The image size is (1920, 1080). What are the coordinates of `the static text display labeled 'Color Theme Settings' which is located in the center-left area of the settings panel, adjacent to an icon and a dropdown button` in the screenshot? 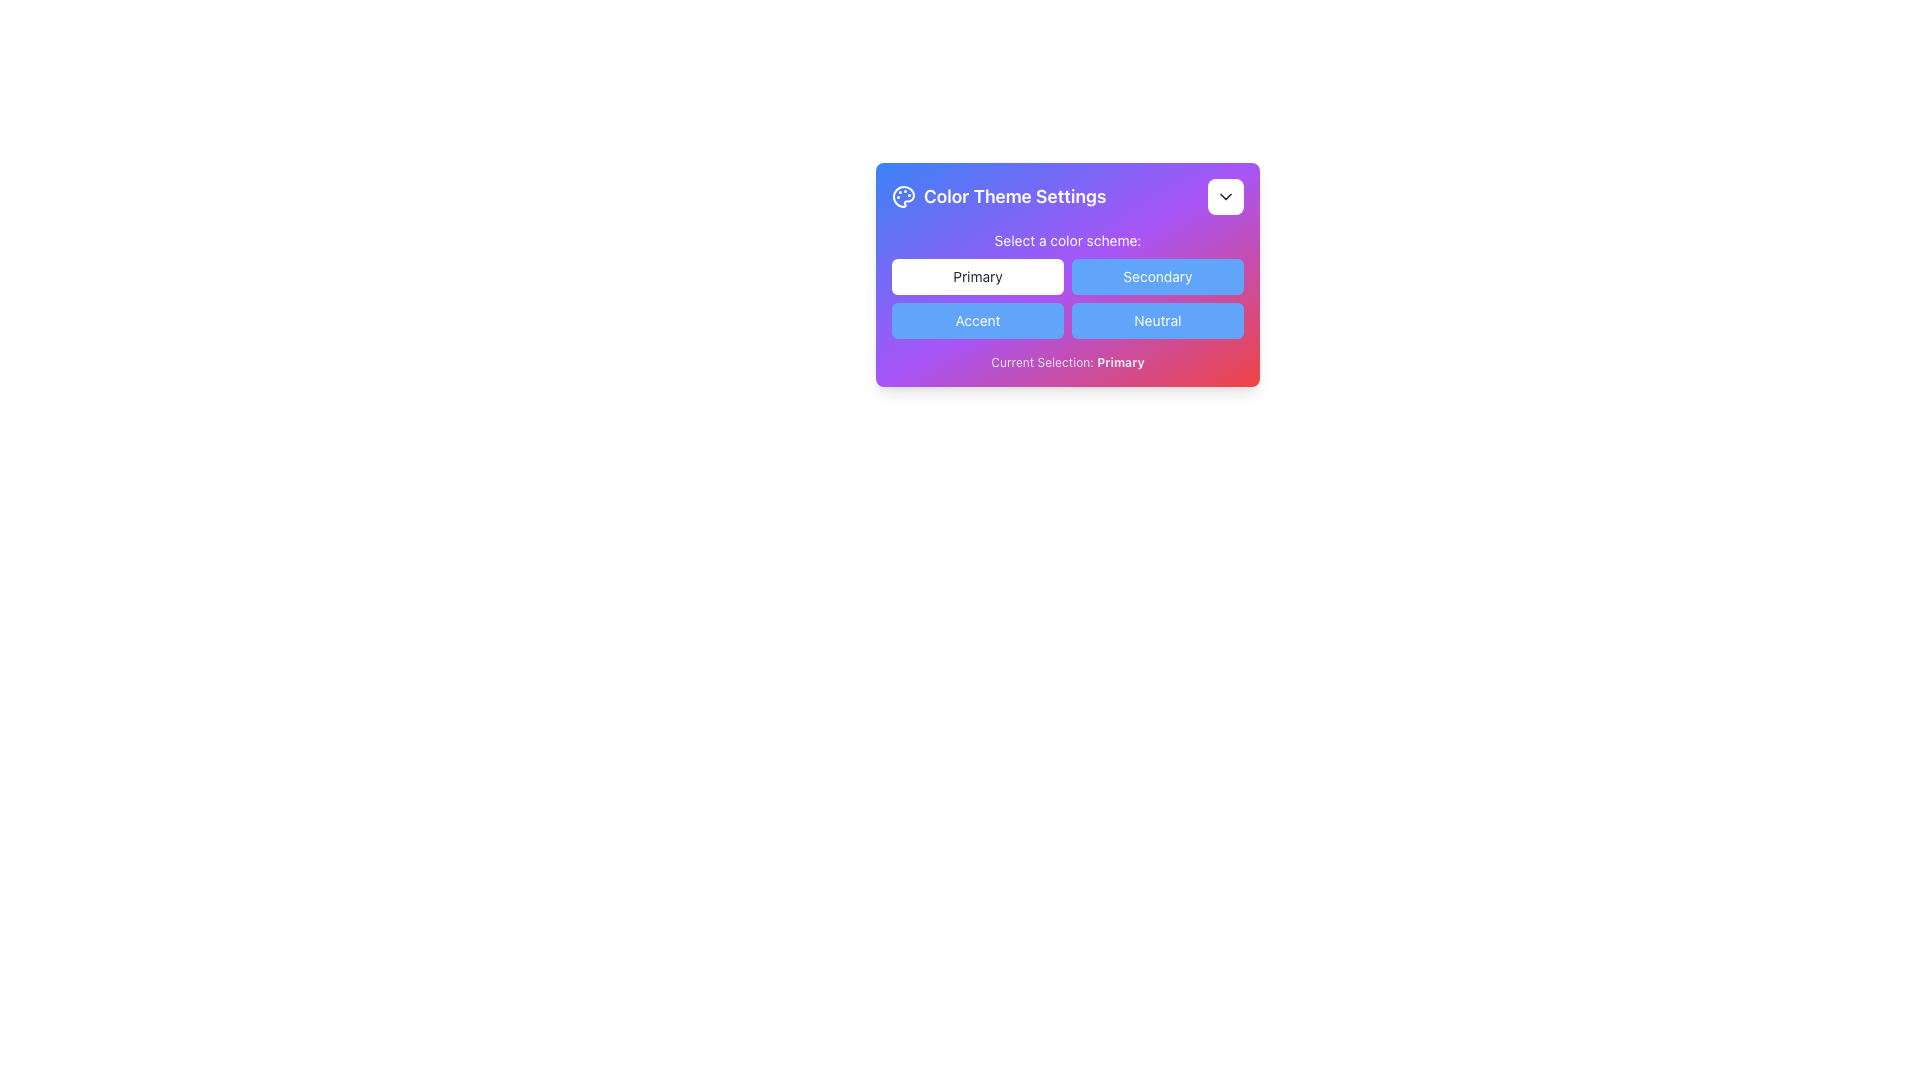 It's located at (1015, 196).